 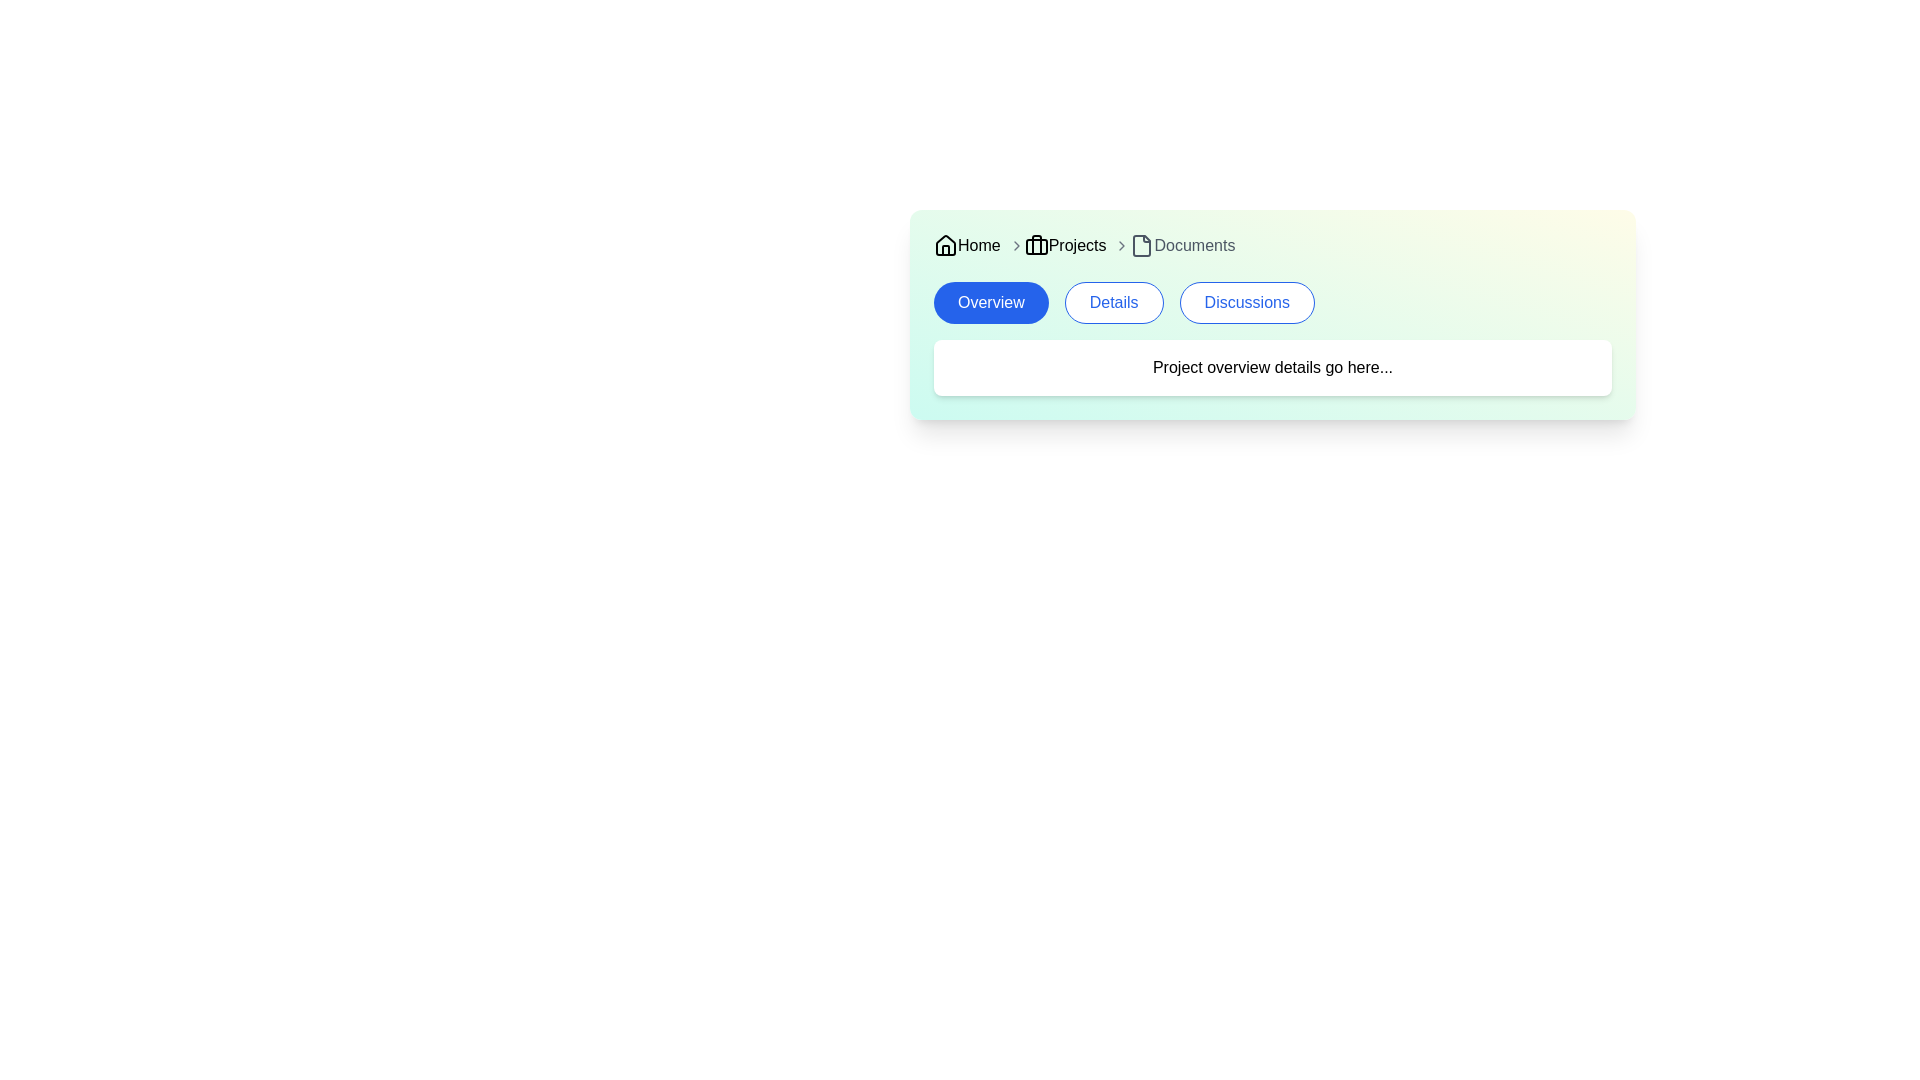 What do you see at coordinates (967, 245) in the screenshot?
I see `the Breadcrumb navigation link located at the leftmost position in the breadcrumb navigation bar` at bounding box center [967, 245].